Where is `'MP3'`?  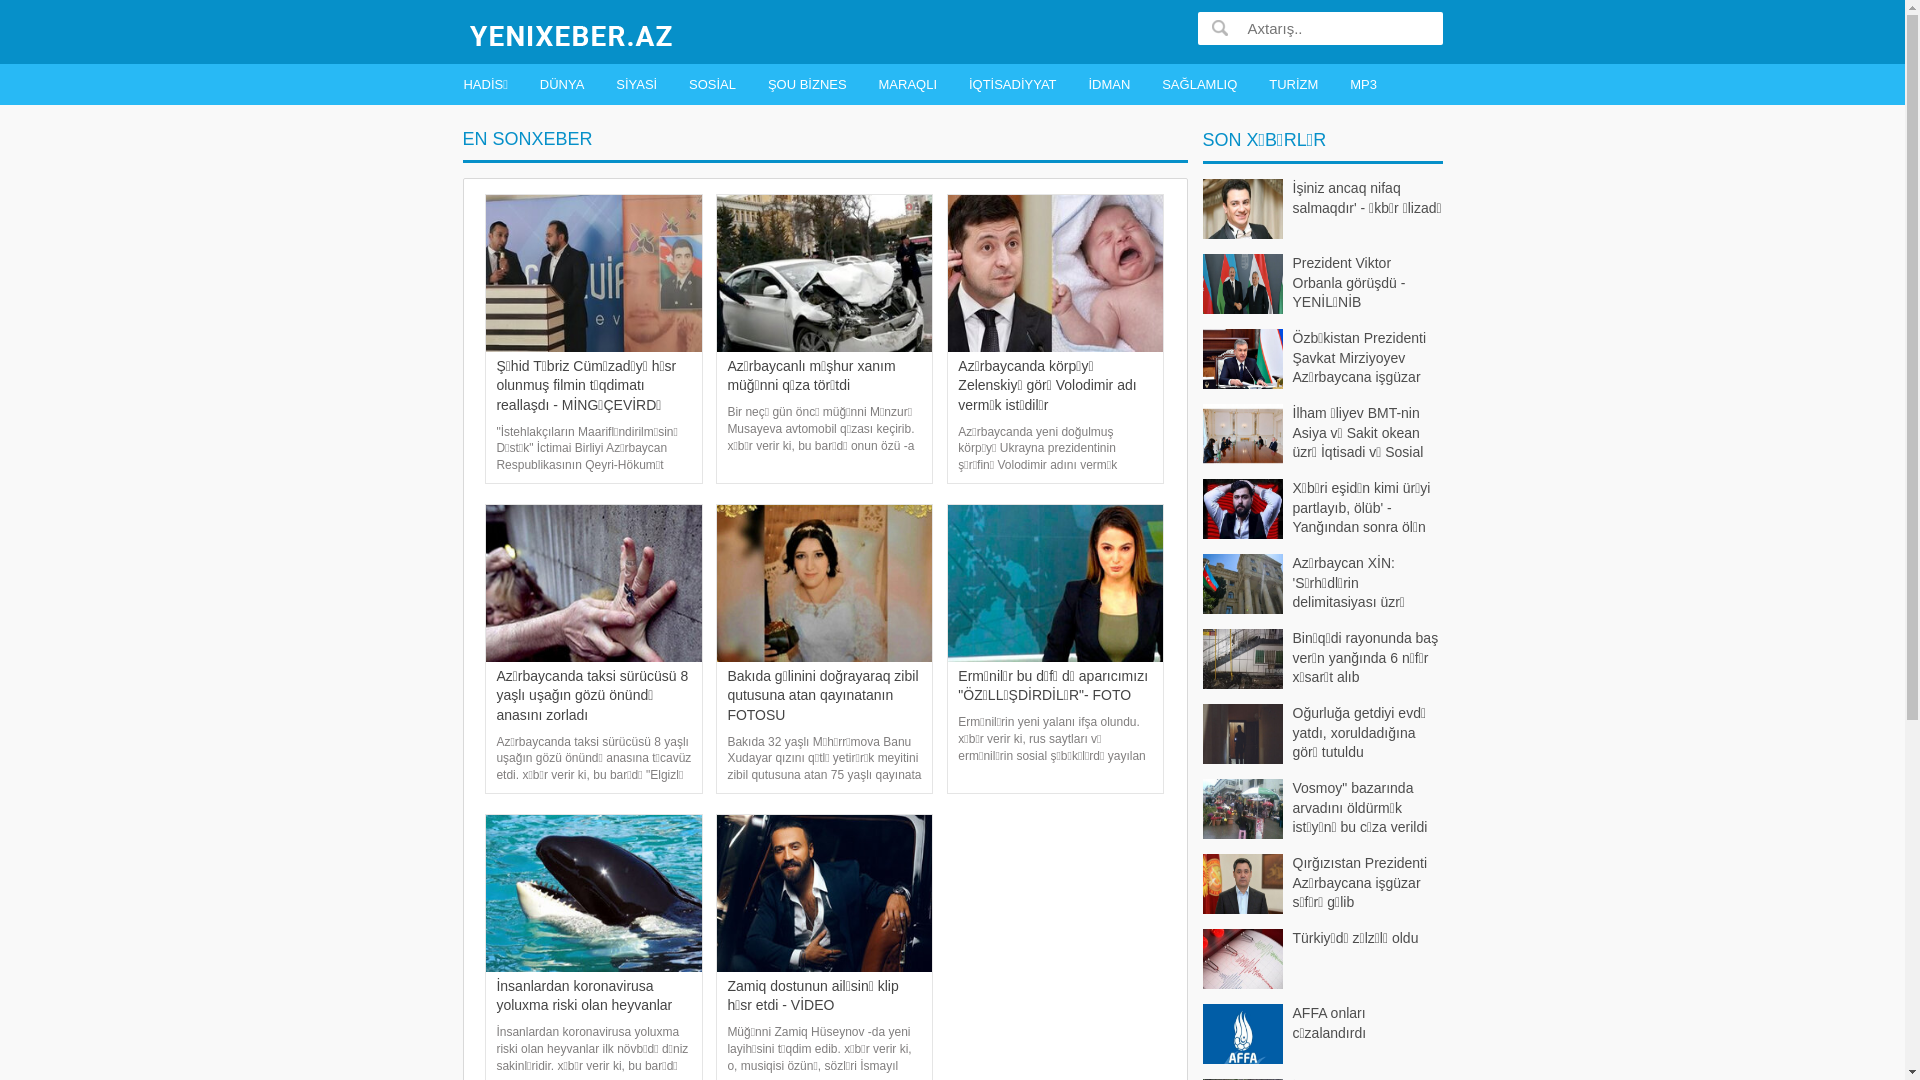
'MP3' is located at coordinates (1344, 83).